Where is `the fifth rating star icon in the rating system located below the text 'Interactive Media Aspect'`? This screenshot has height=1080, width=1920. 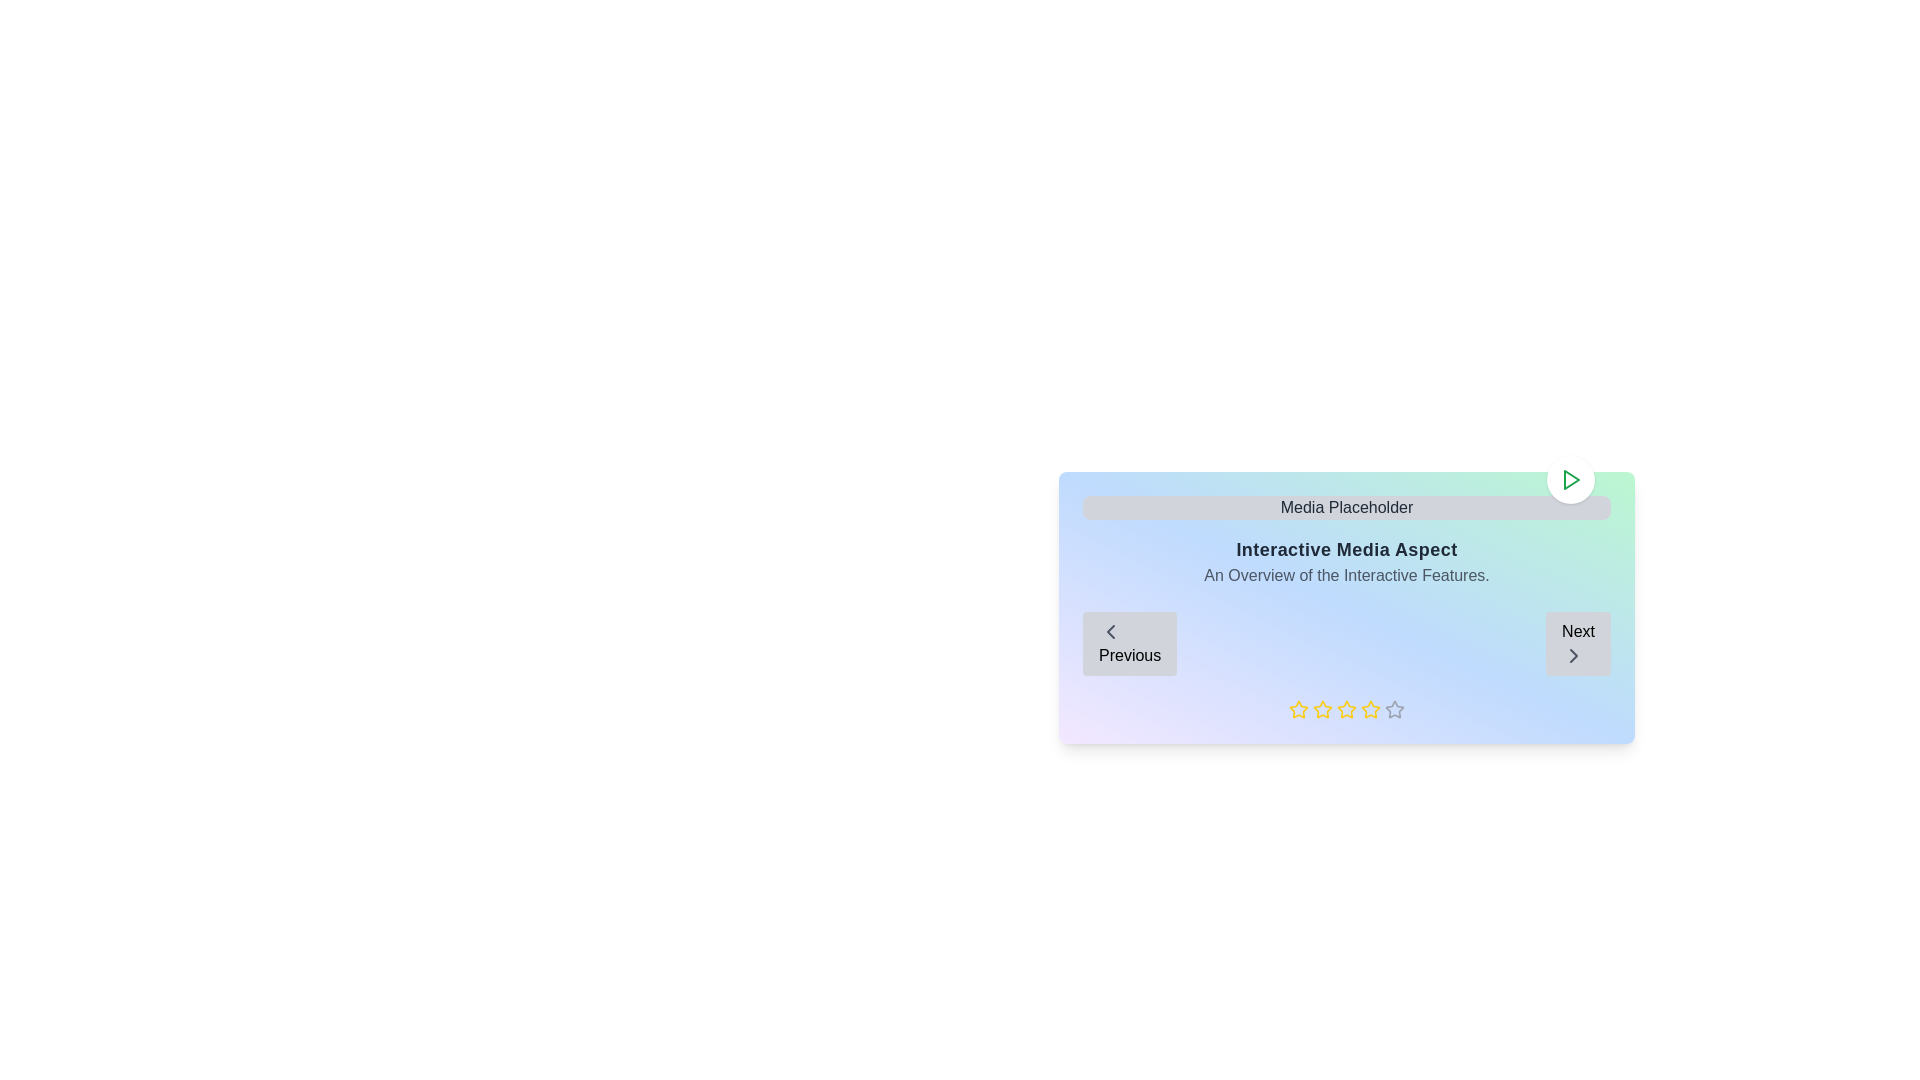 the fifth rating star icon in the rating system located below the text 'Interactive Media Aspect' is located at coordinates (1394, 708).